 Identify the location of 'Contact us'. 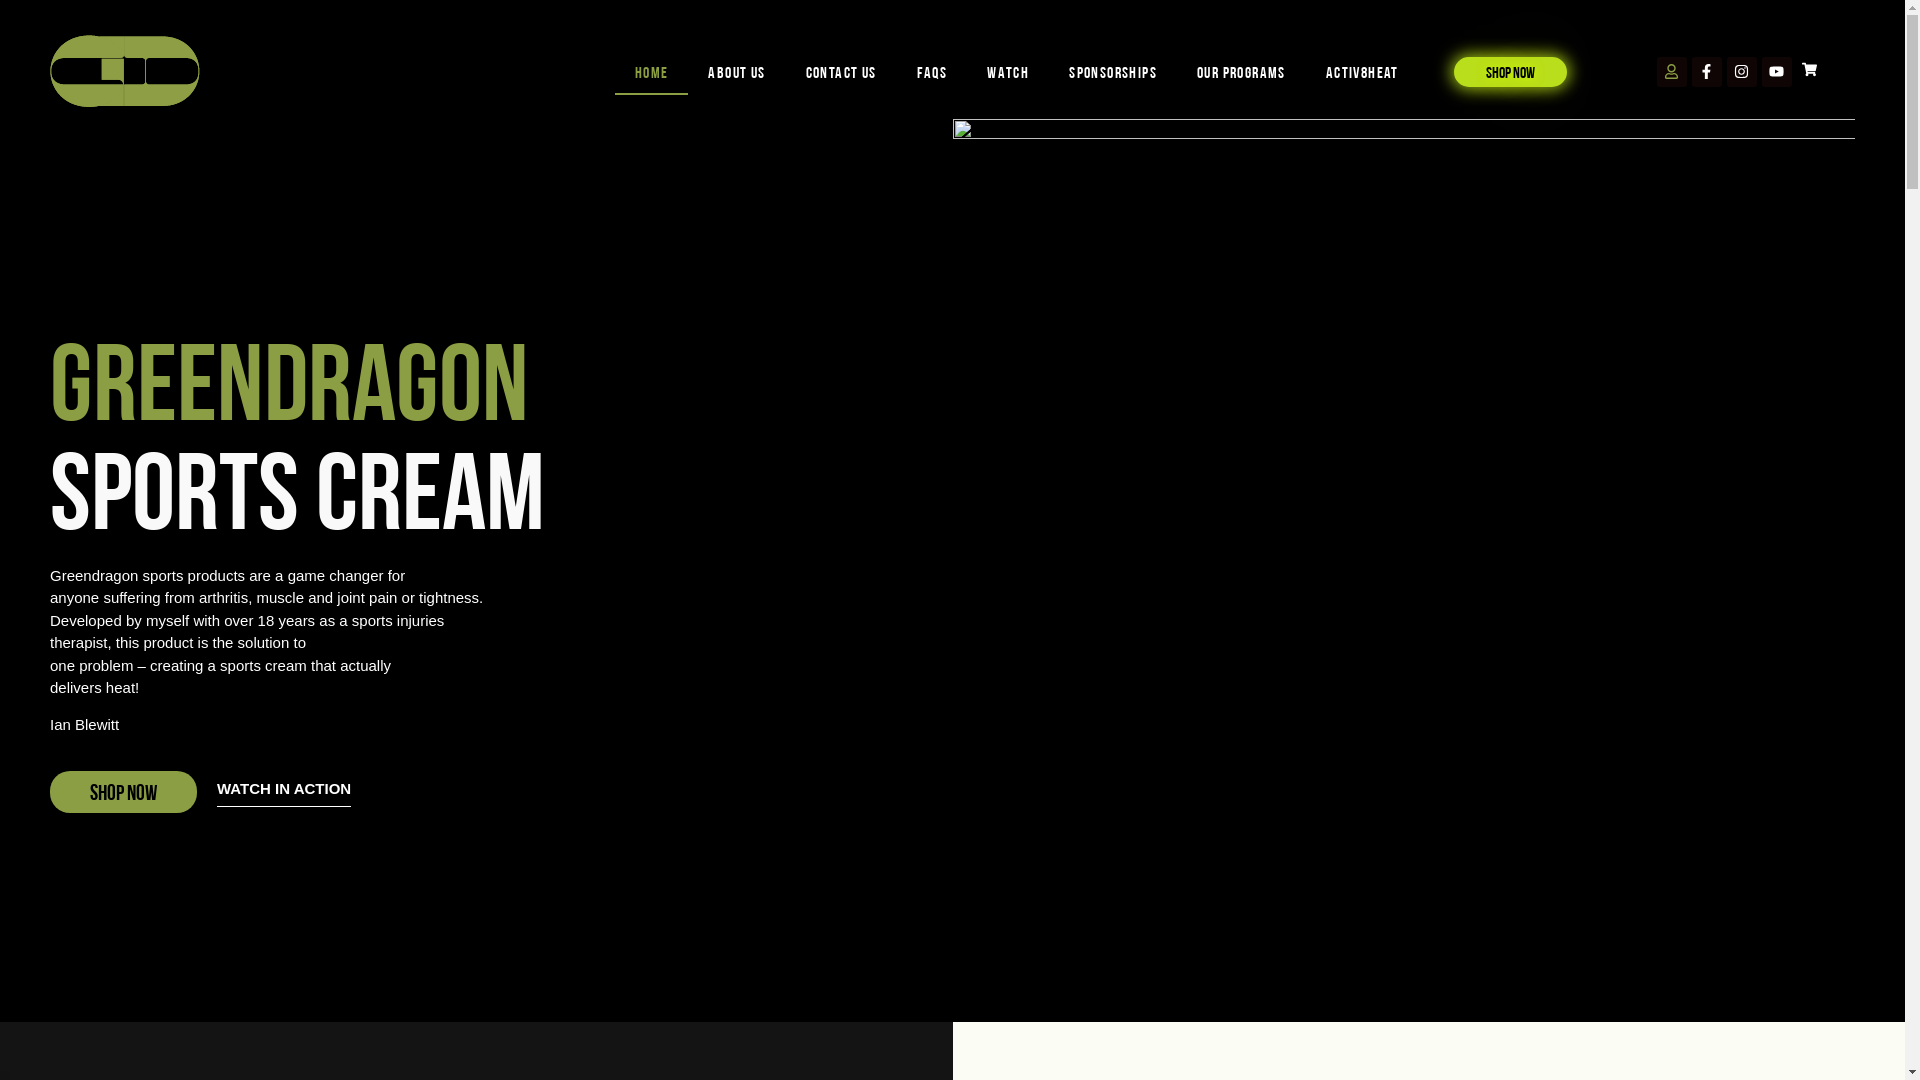
(841, 69).